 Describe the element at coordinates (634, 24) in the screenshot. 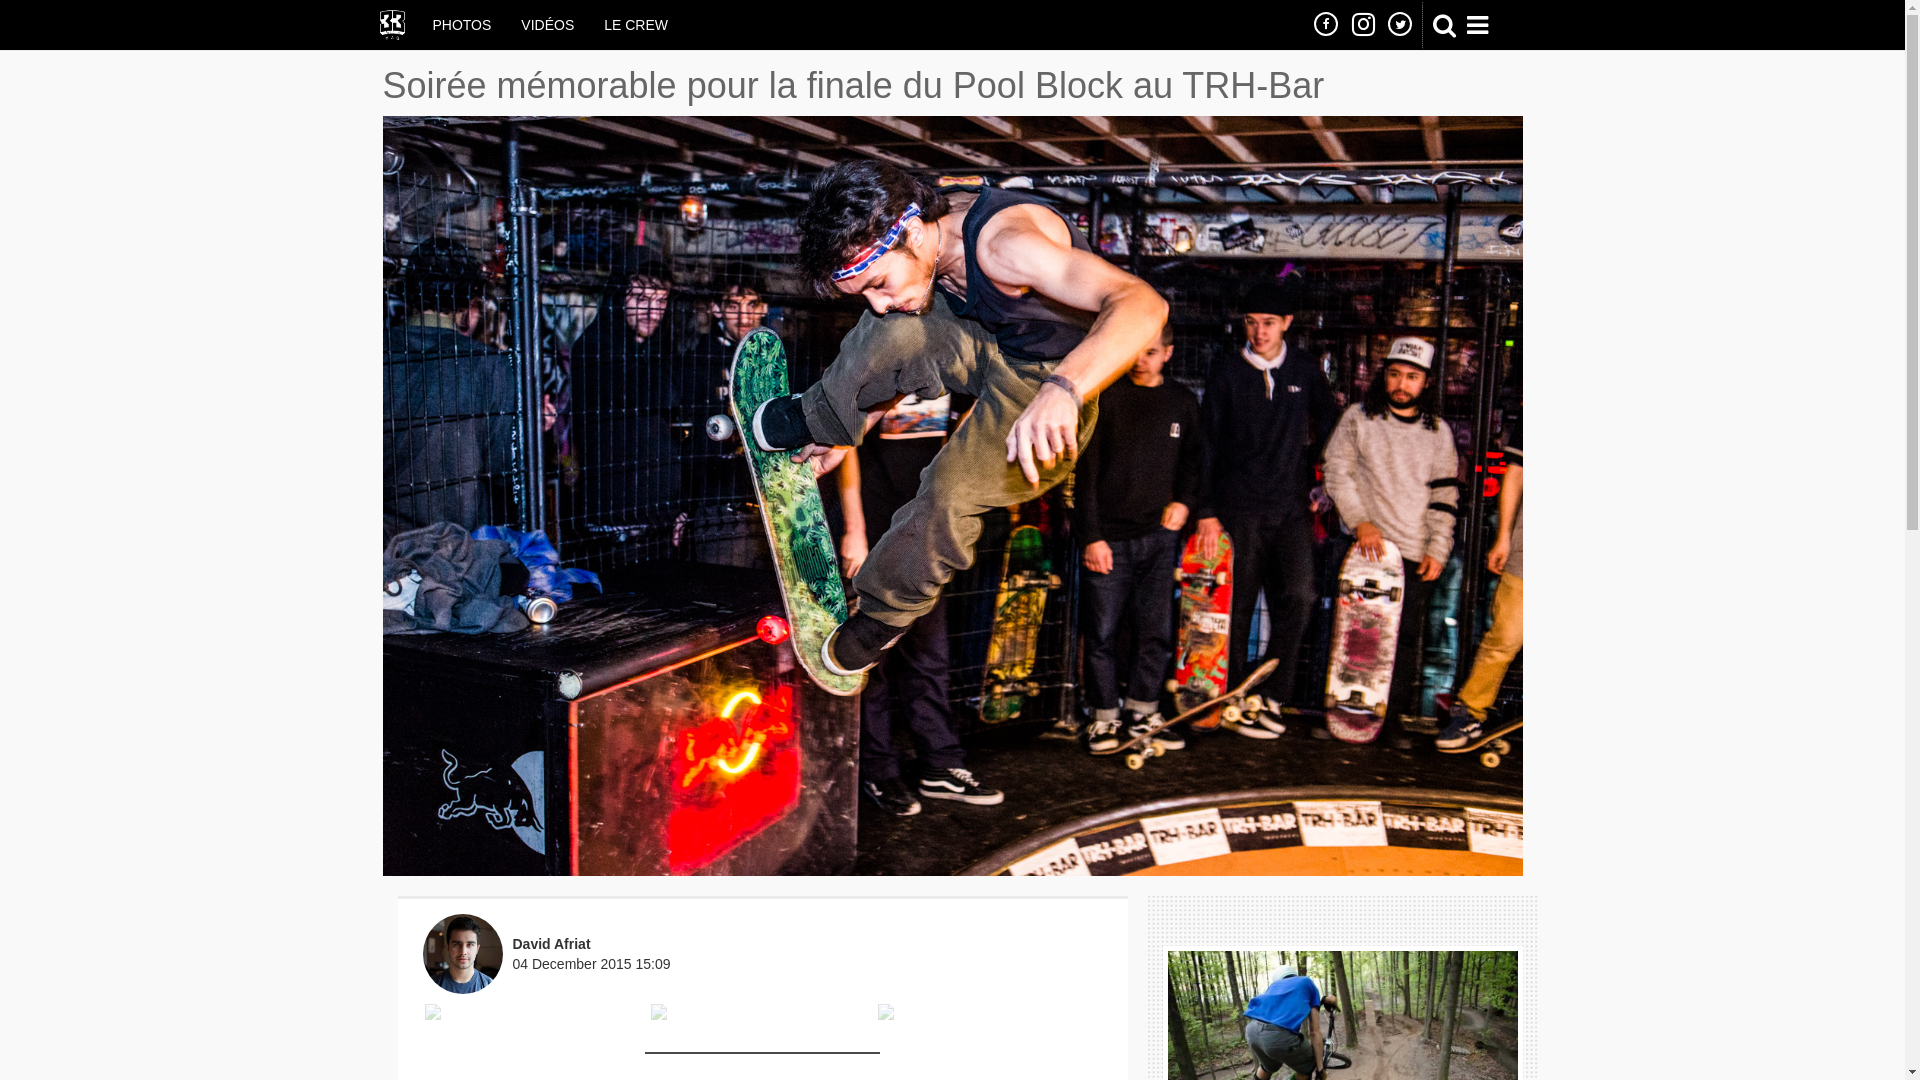

I see `'LE CREW'` at that location.